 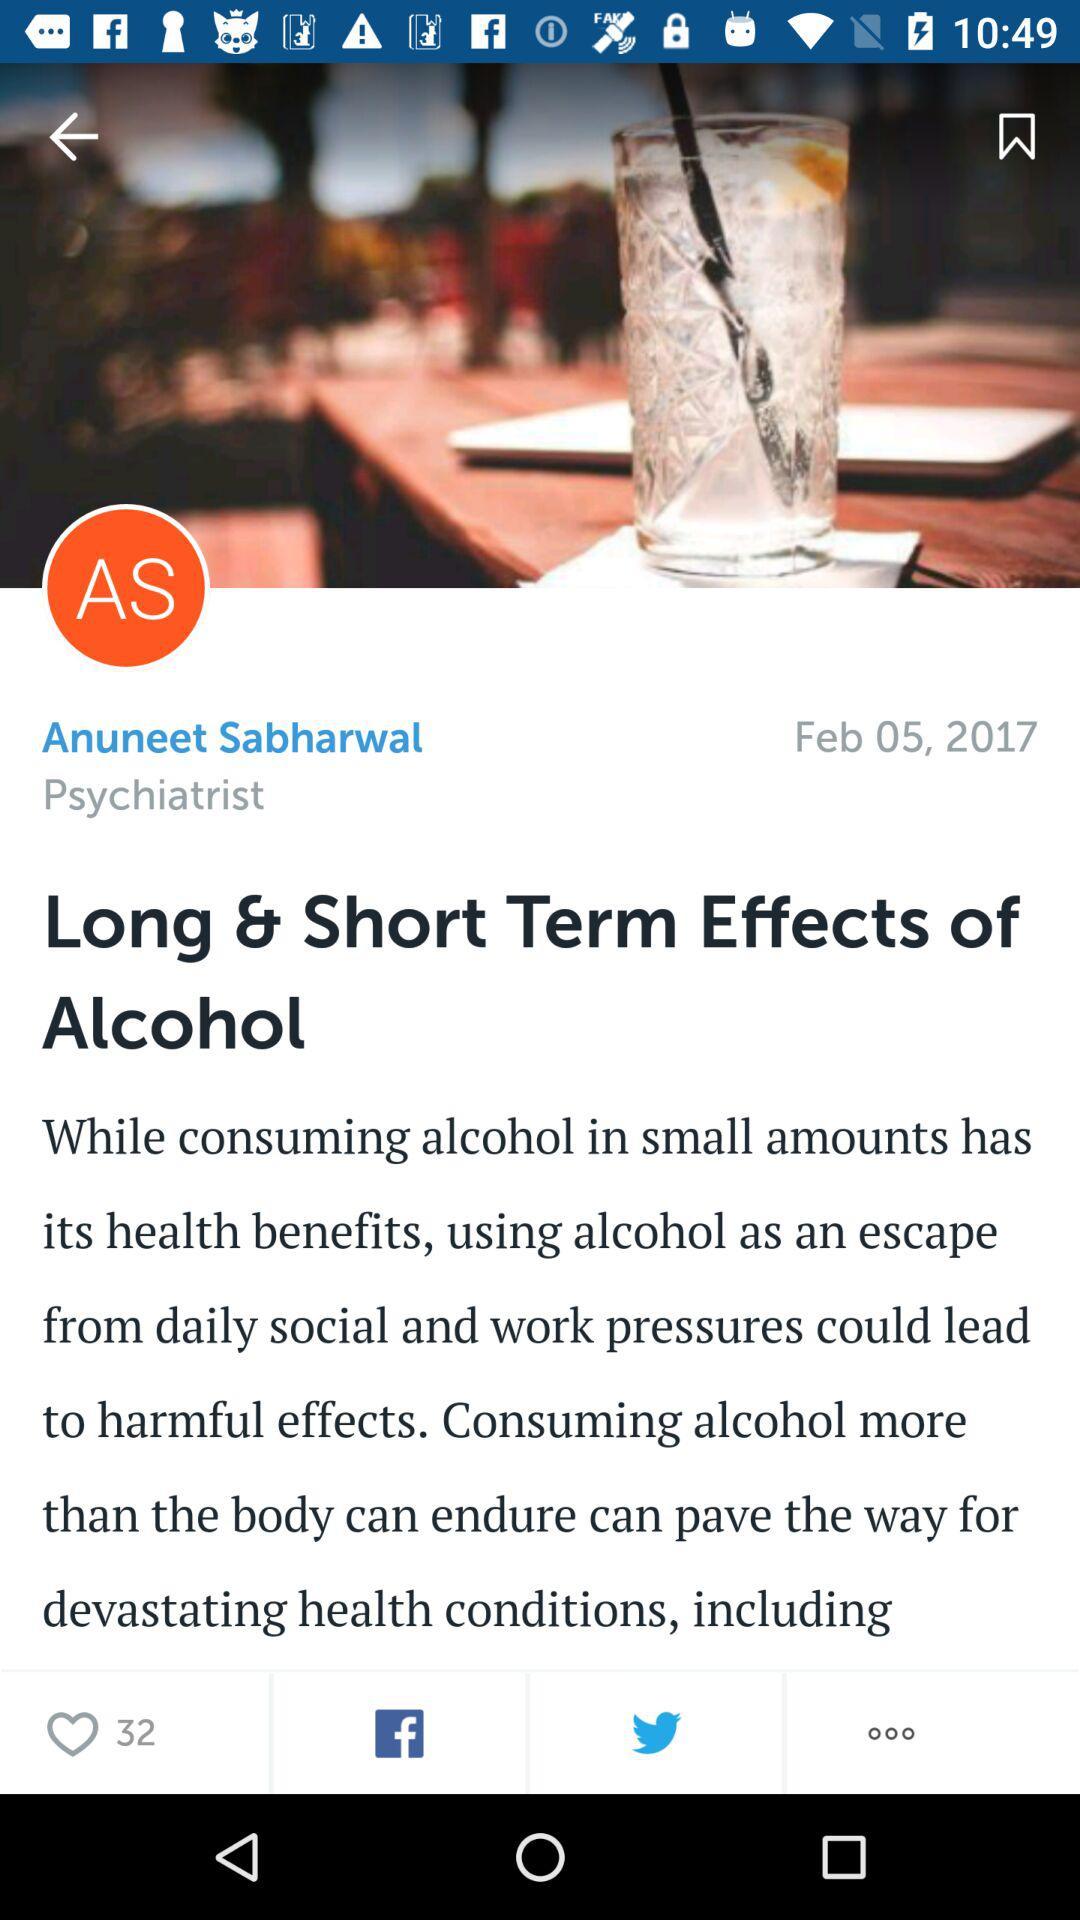 I want to click on the last button at bottom right corner, so click(x=890, y=1732).